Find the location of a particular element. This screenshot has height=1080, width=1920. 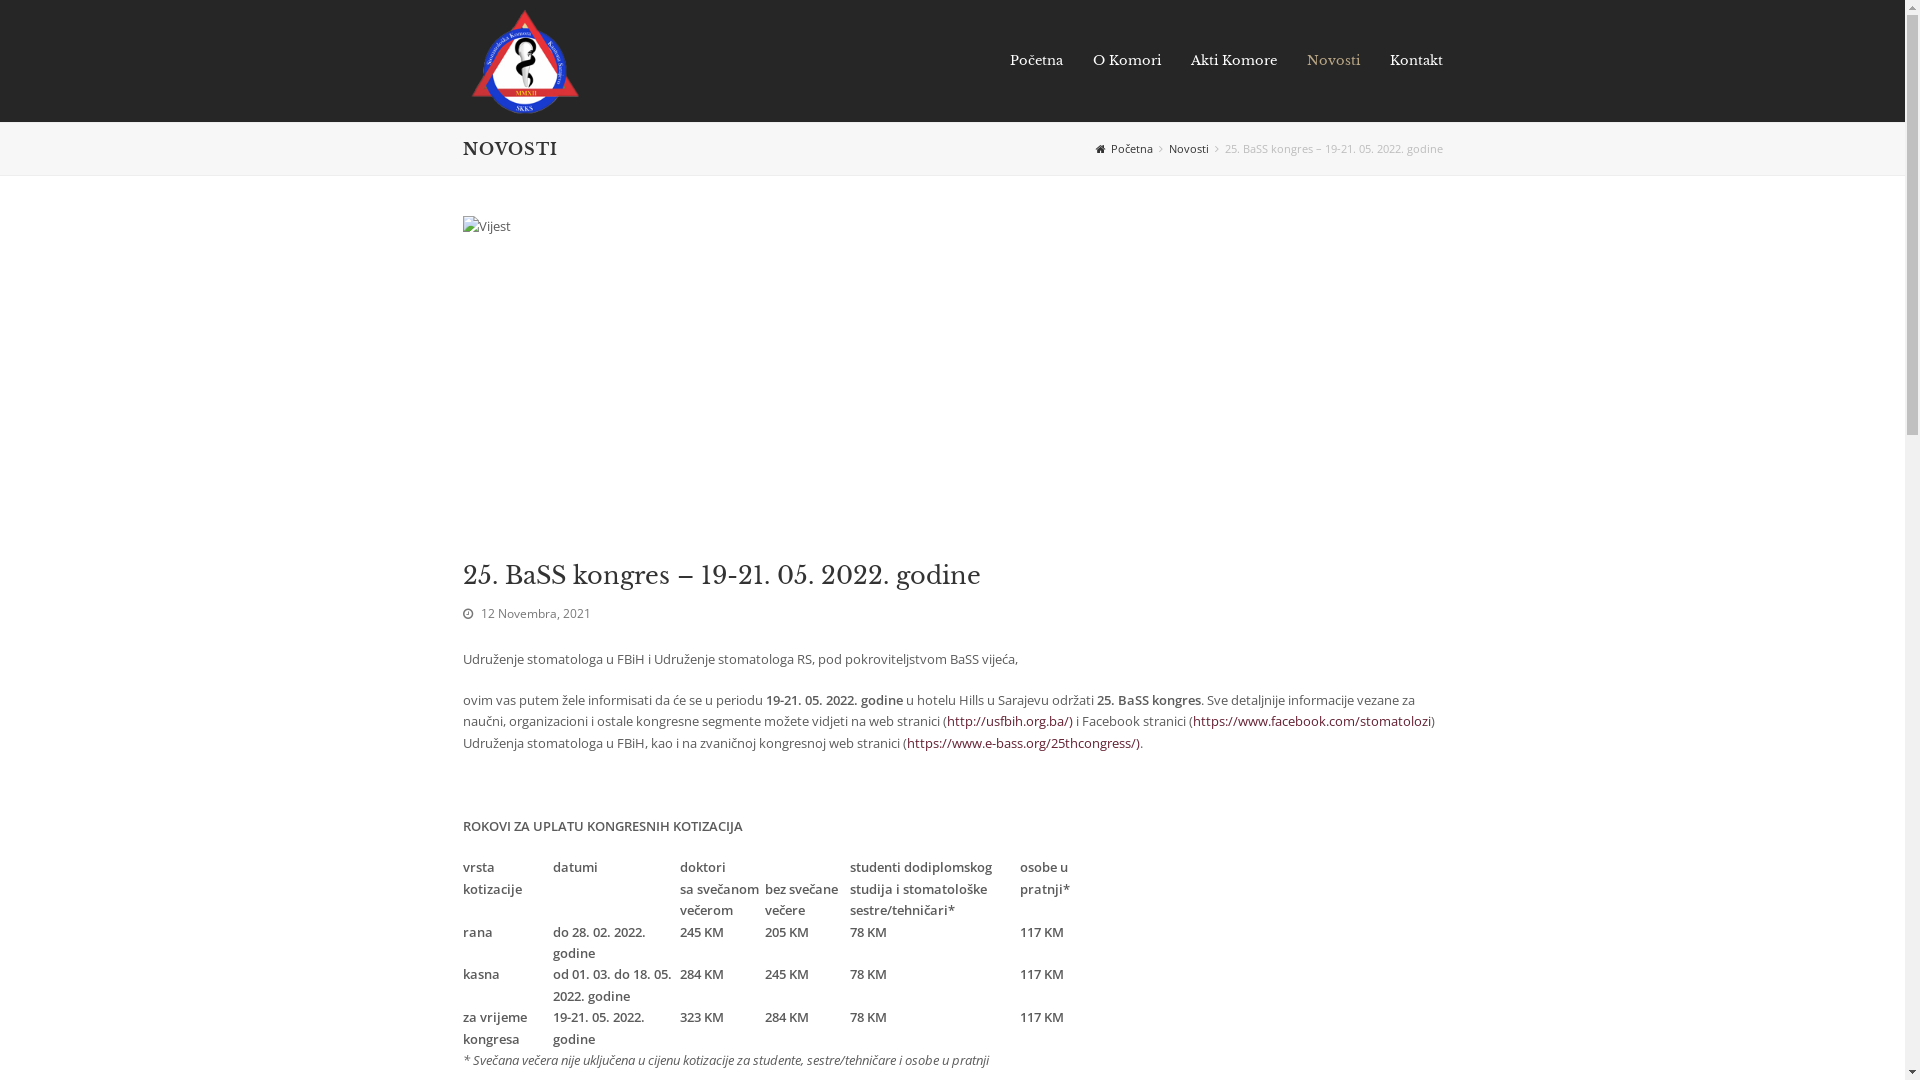

'DACS' is located at coordinates (523, 57).